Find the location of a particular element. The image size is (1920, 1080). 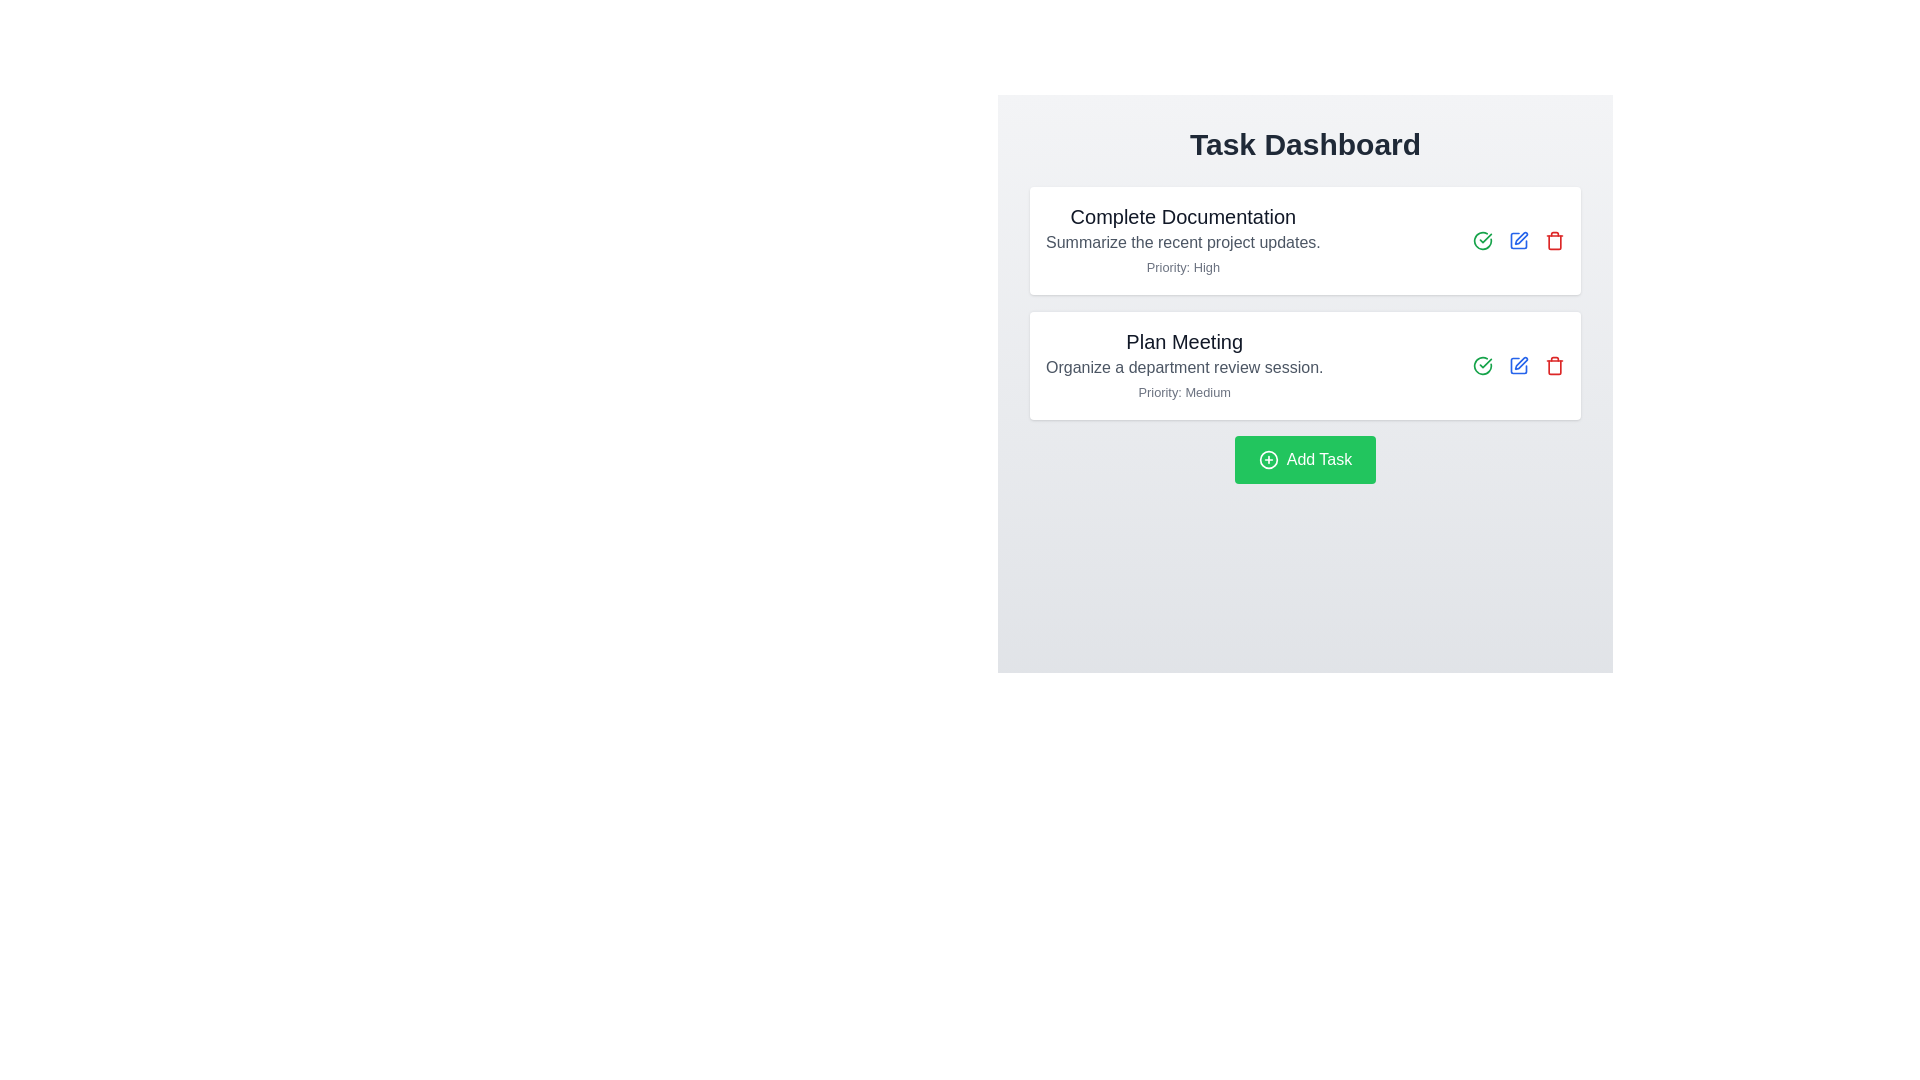

the text label displaying 'Priority: High' located under the task title 'Complete Documentation' and description 'Summarize the recent project updates.' is located at coordinates (1183, 266).